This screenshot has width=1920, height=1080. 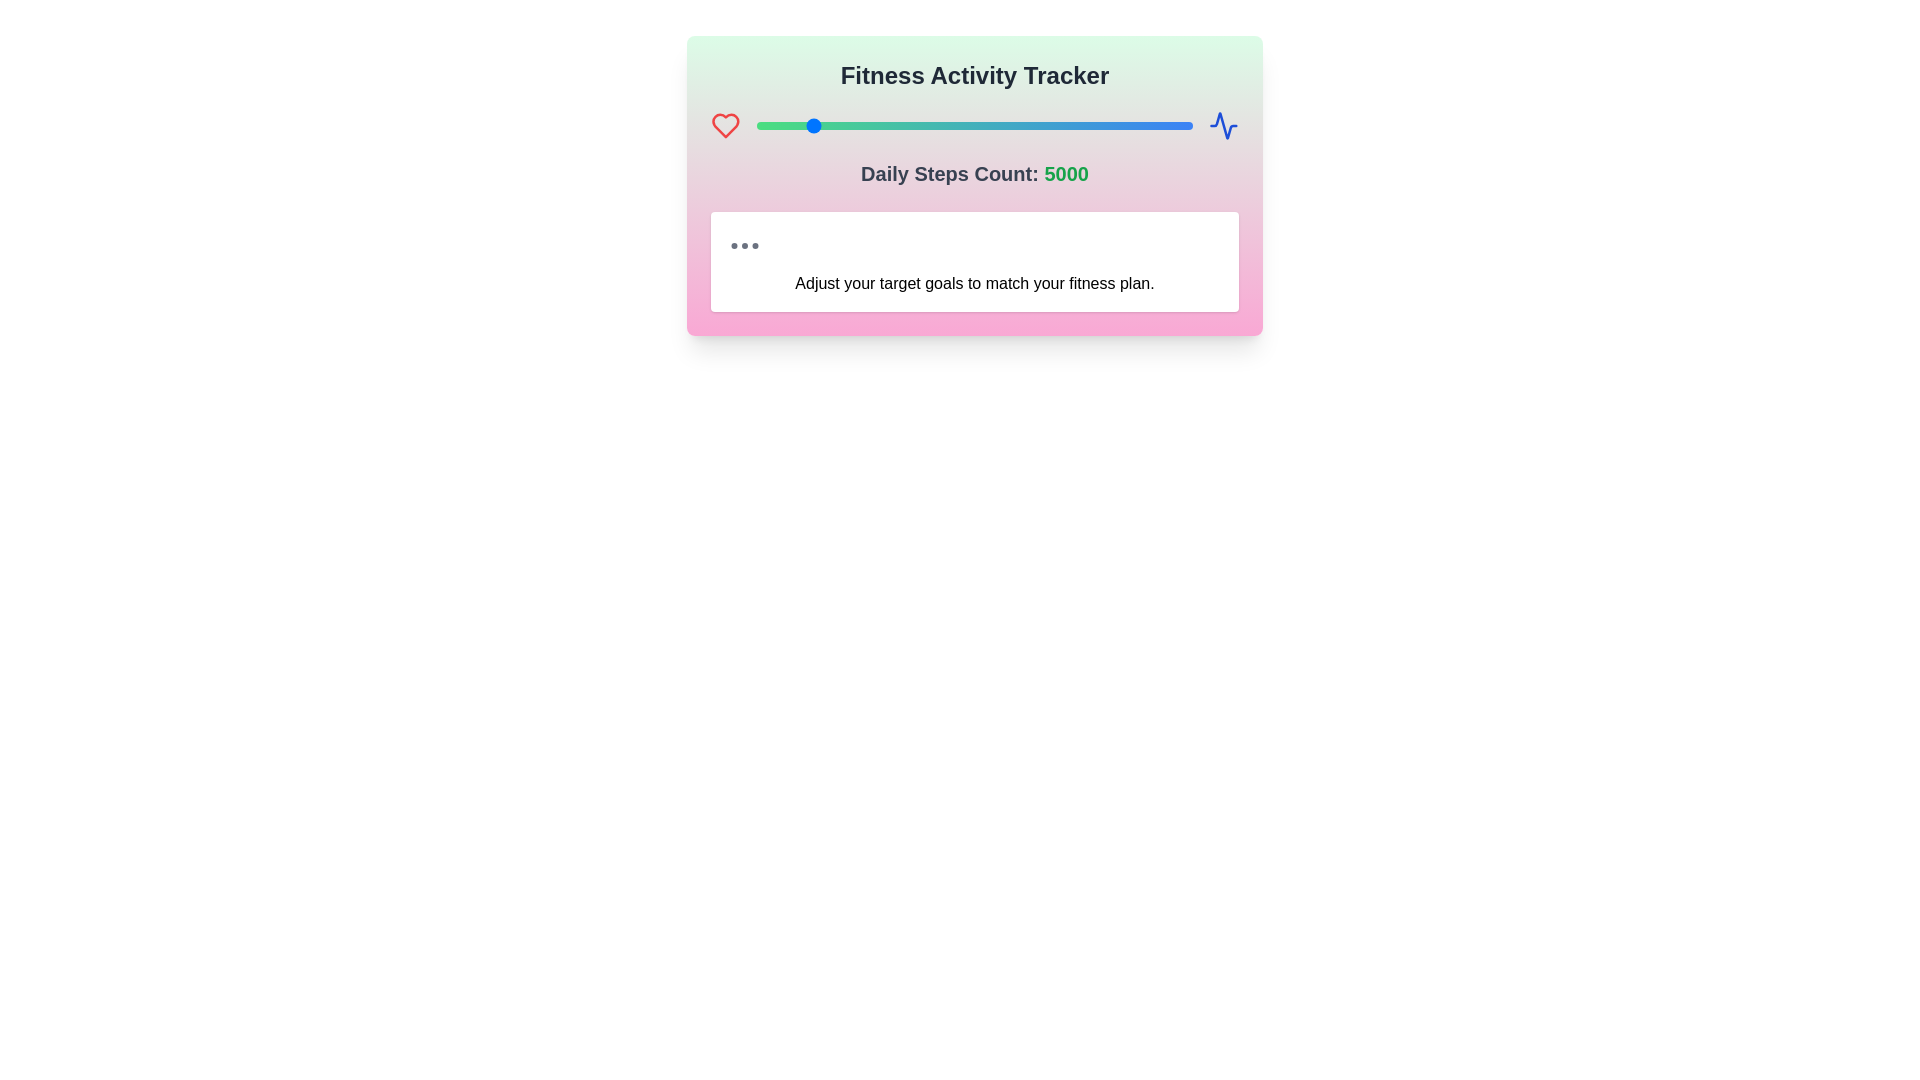 I want to click on the steps count to 14756 using the slider, so click(x=1057, y=126).